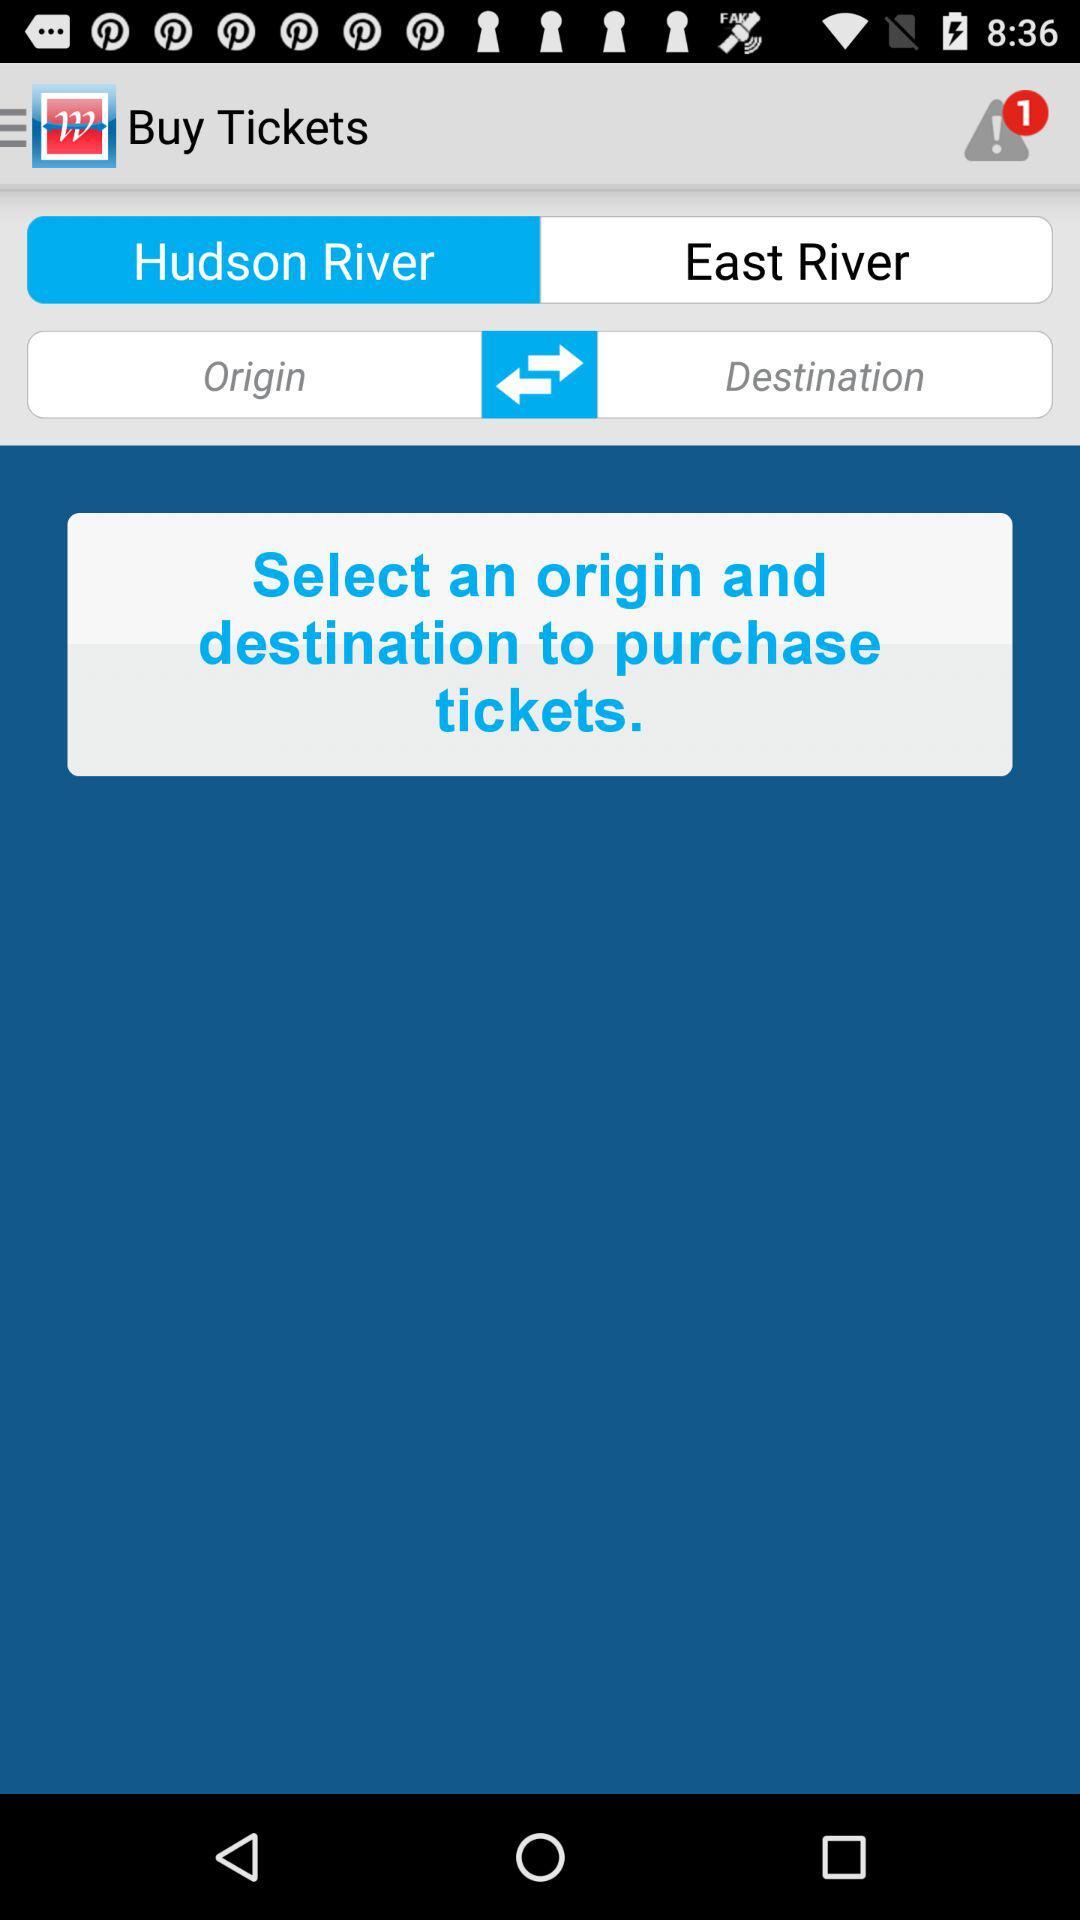 The image size is (1080, 1920). I want to click on switch origin and destination labels, so click(538, 374).